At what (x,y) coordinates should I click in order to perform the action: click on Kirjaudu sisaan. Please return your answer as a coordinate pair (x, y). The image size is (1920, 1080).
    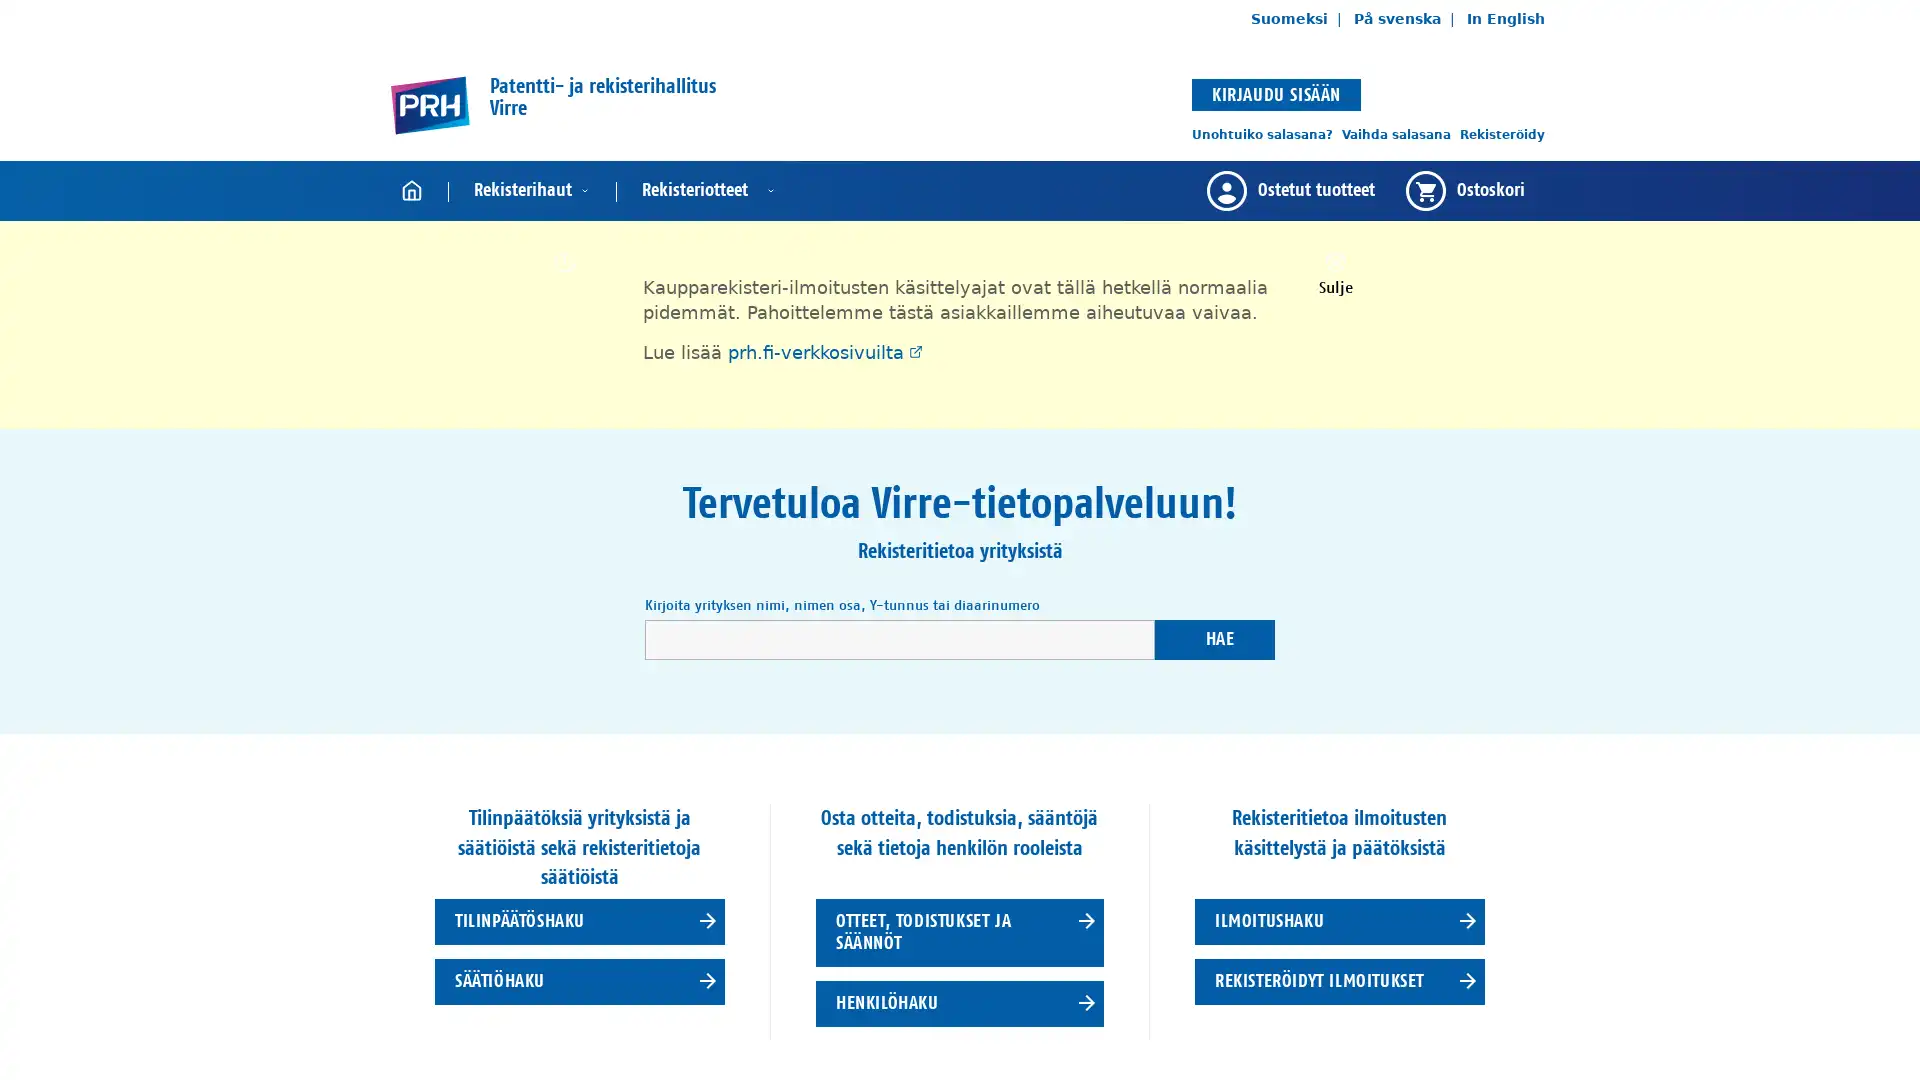
    Looking at the image, I should click on (1275, 93).